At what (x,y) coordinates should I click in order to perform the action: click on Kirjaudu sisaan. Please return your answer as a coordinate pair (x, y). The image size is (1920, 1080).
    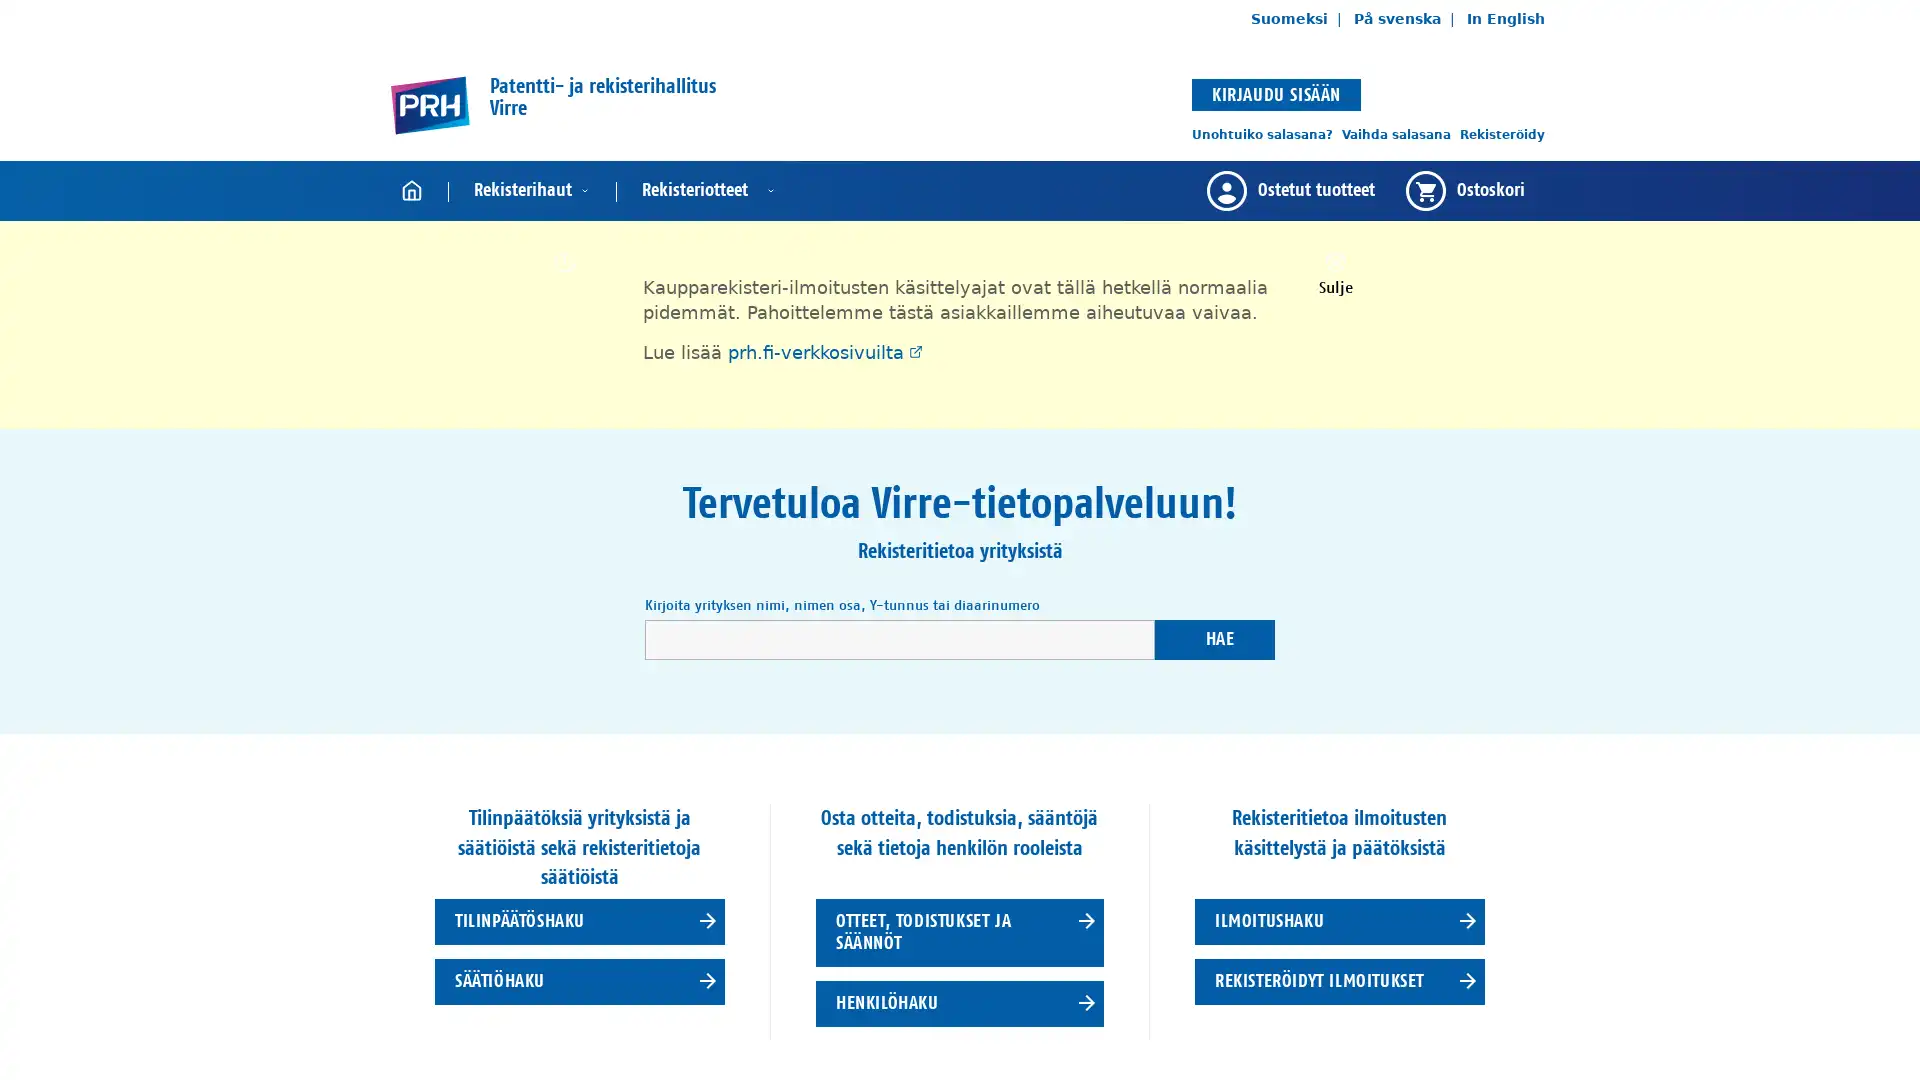
    Looking at the image, I should click on (1275, 93).